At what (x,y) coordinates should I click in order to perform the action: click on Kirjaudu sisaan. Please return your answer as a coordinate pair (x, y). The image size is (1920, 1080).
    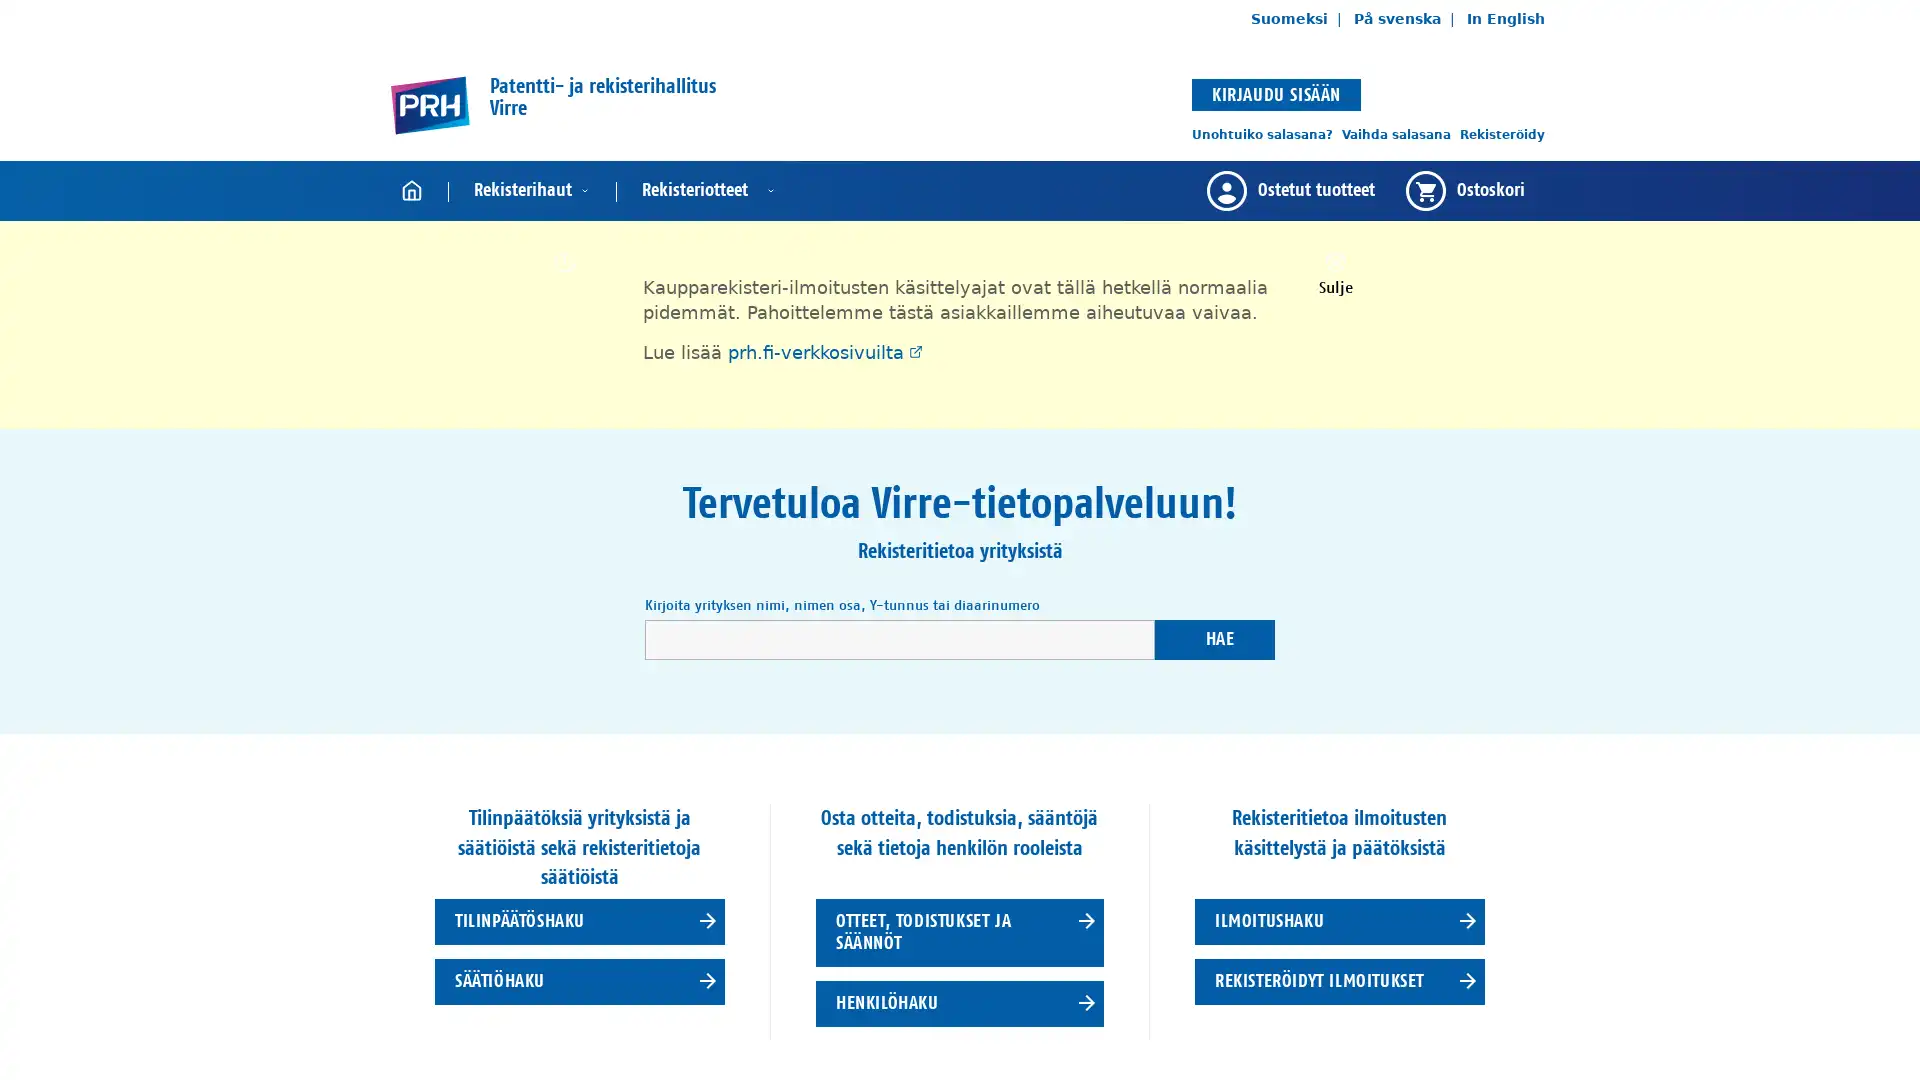
    Looking at the image, I should click on (1275, 93).